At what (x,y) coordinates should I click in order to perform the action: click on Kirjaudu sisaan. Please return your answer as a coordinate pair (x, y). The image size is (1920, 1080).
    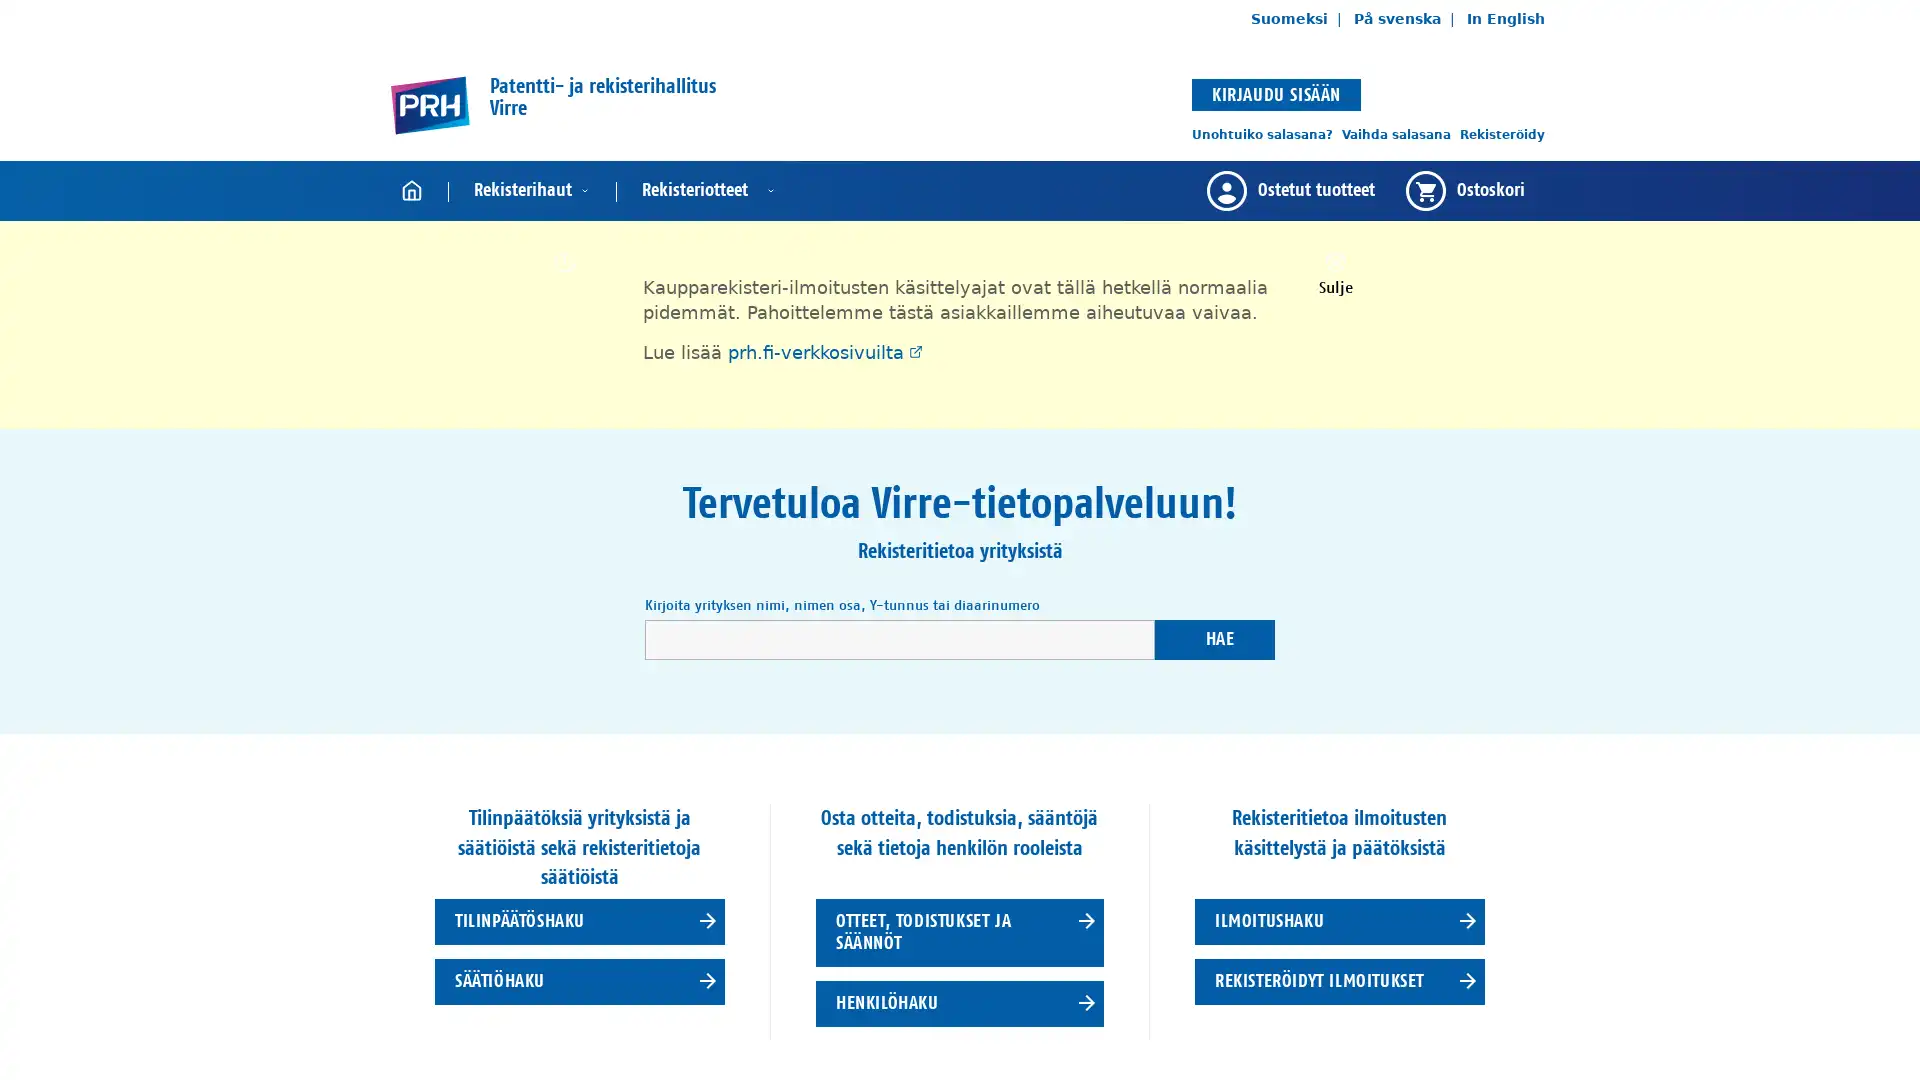
    Looking at the image, I should click on (1275, 93).